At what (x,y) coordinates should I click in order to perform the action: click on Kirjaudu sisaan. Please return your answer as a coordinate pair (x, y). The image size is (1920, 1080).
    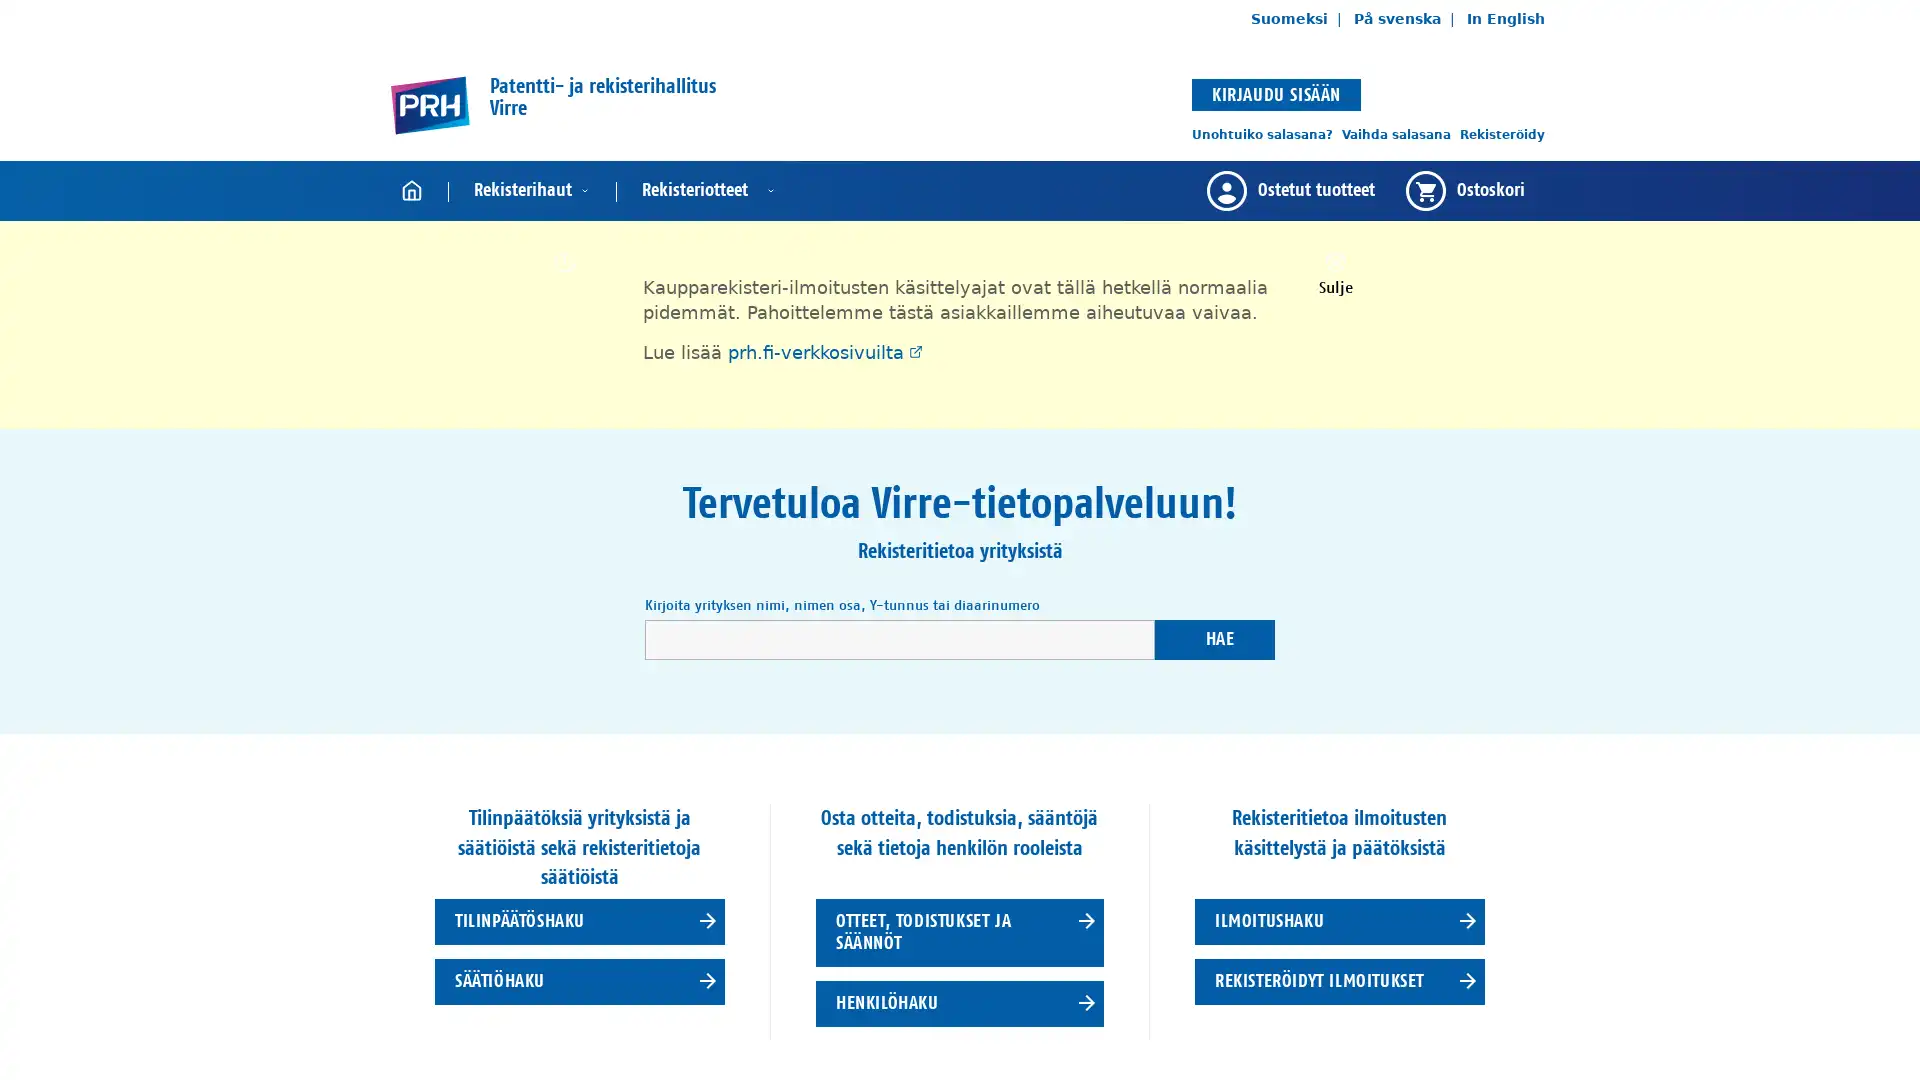
    Looking at the image, I should click on (1275, 93).